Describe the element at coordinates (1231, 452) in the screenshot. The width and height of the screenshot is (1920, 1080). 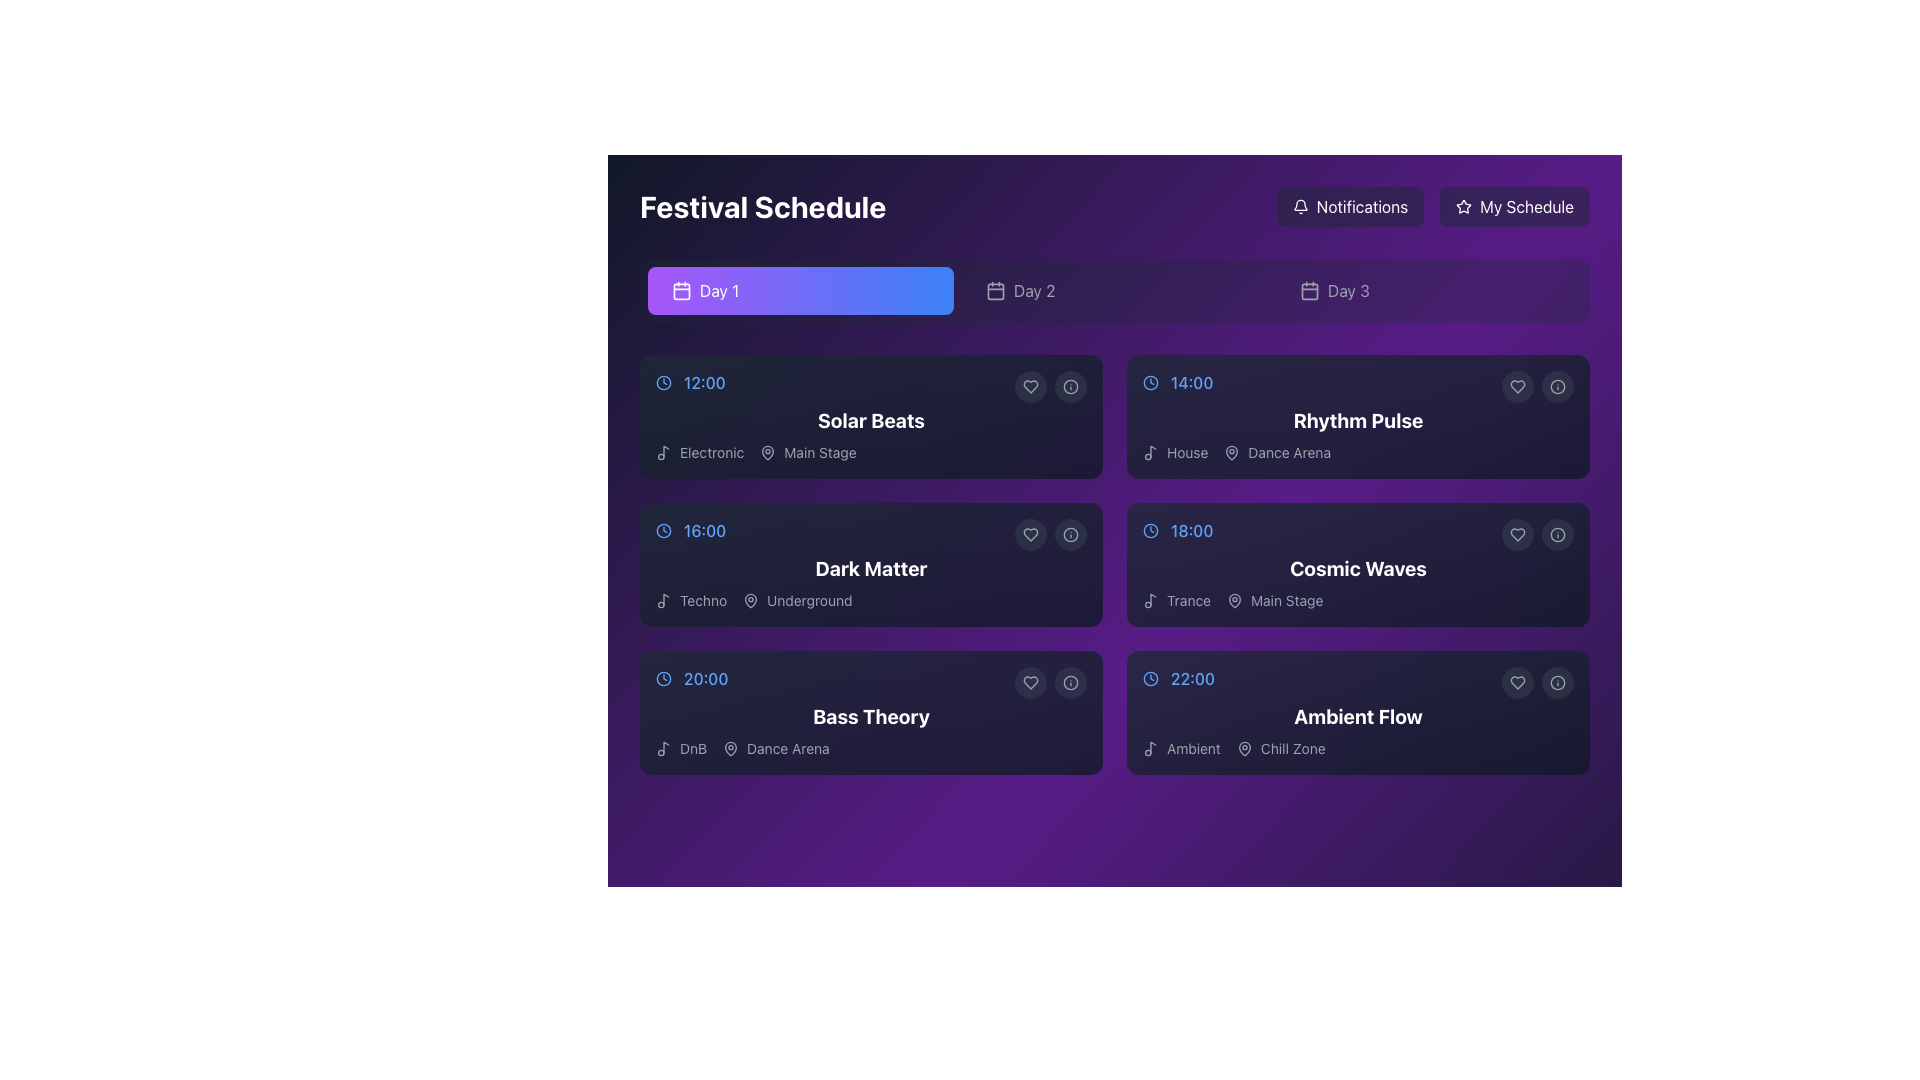
I see `the location indicator icon for the 'Rhythm Pulse' event, which is located to the left of the 'Dance Arena' text under '14:00'` at that location.